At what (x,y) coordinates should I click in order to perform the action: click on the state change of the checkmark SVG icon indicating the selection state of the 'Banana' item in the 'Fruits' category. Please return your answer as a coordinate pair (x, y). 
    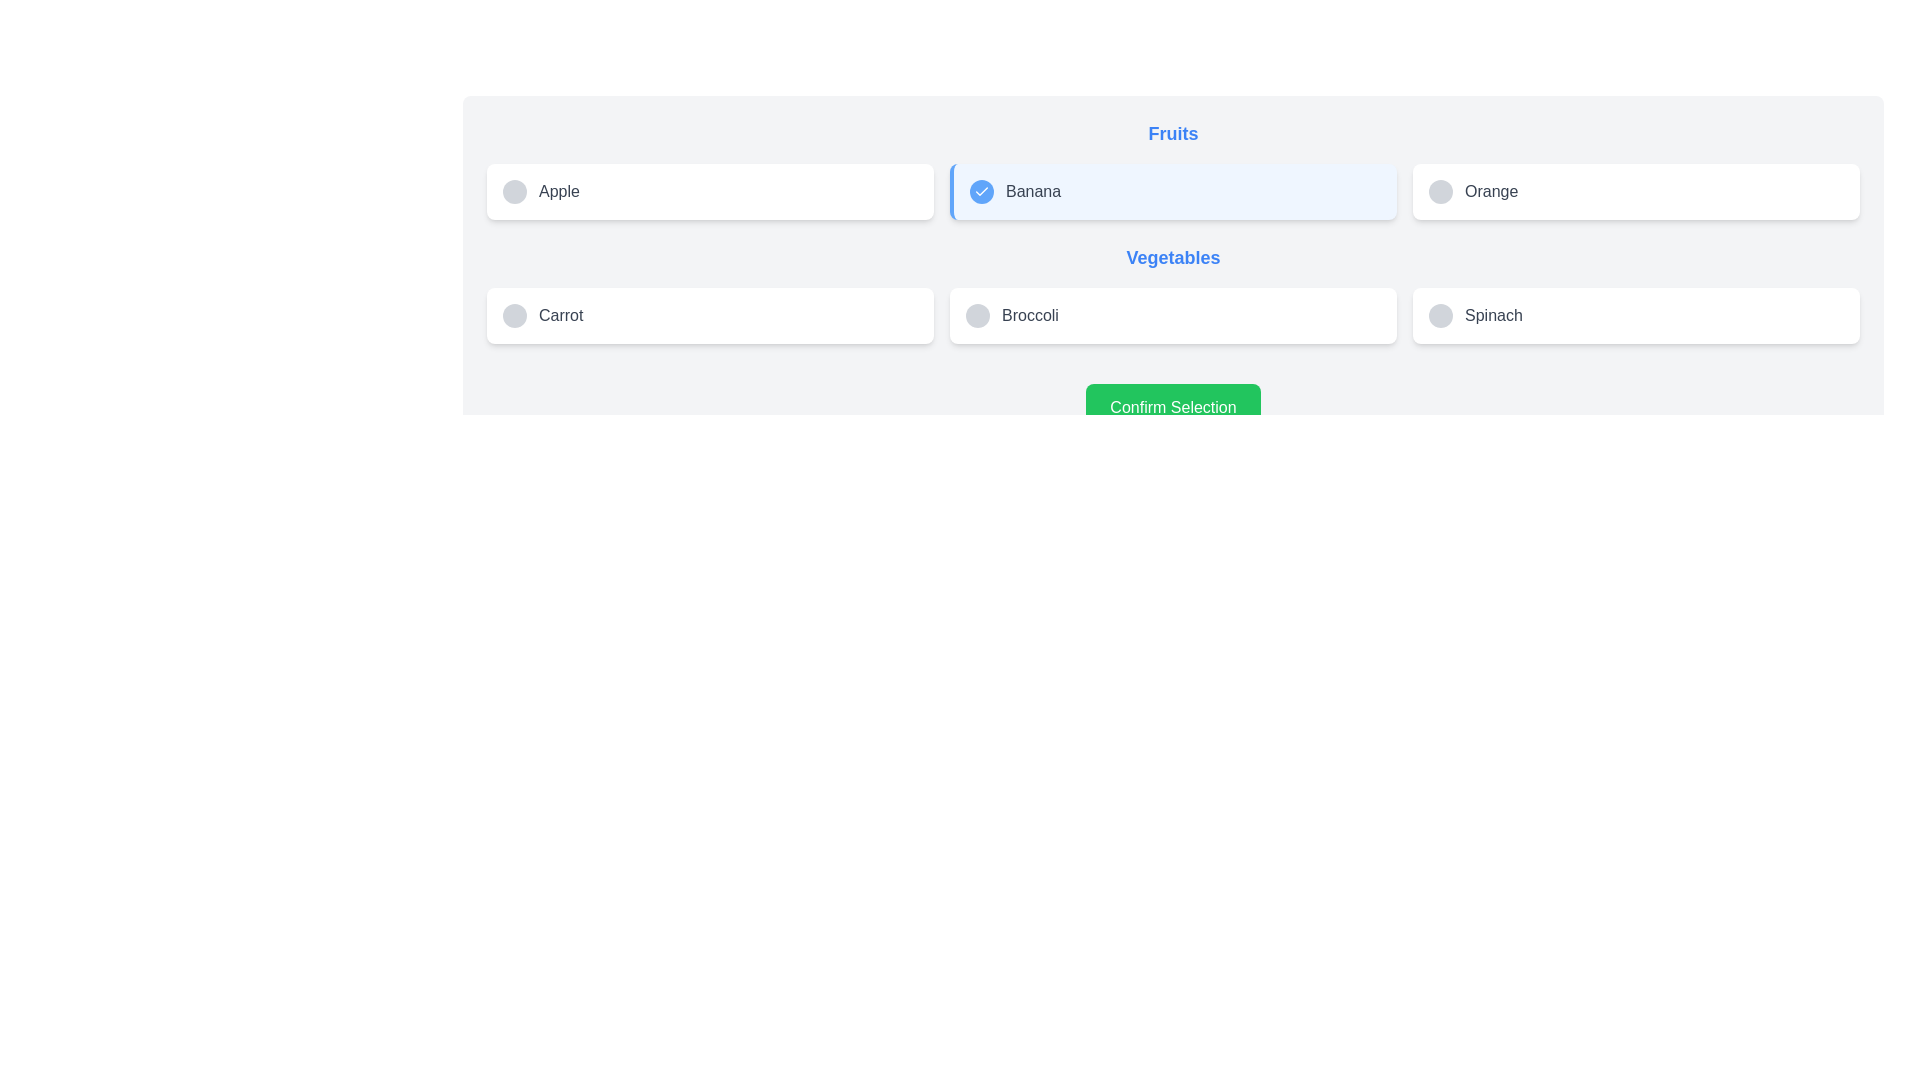
    Looking at the image, I should click on (982, 192).